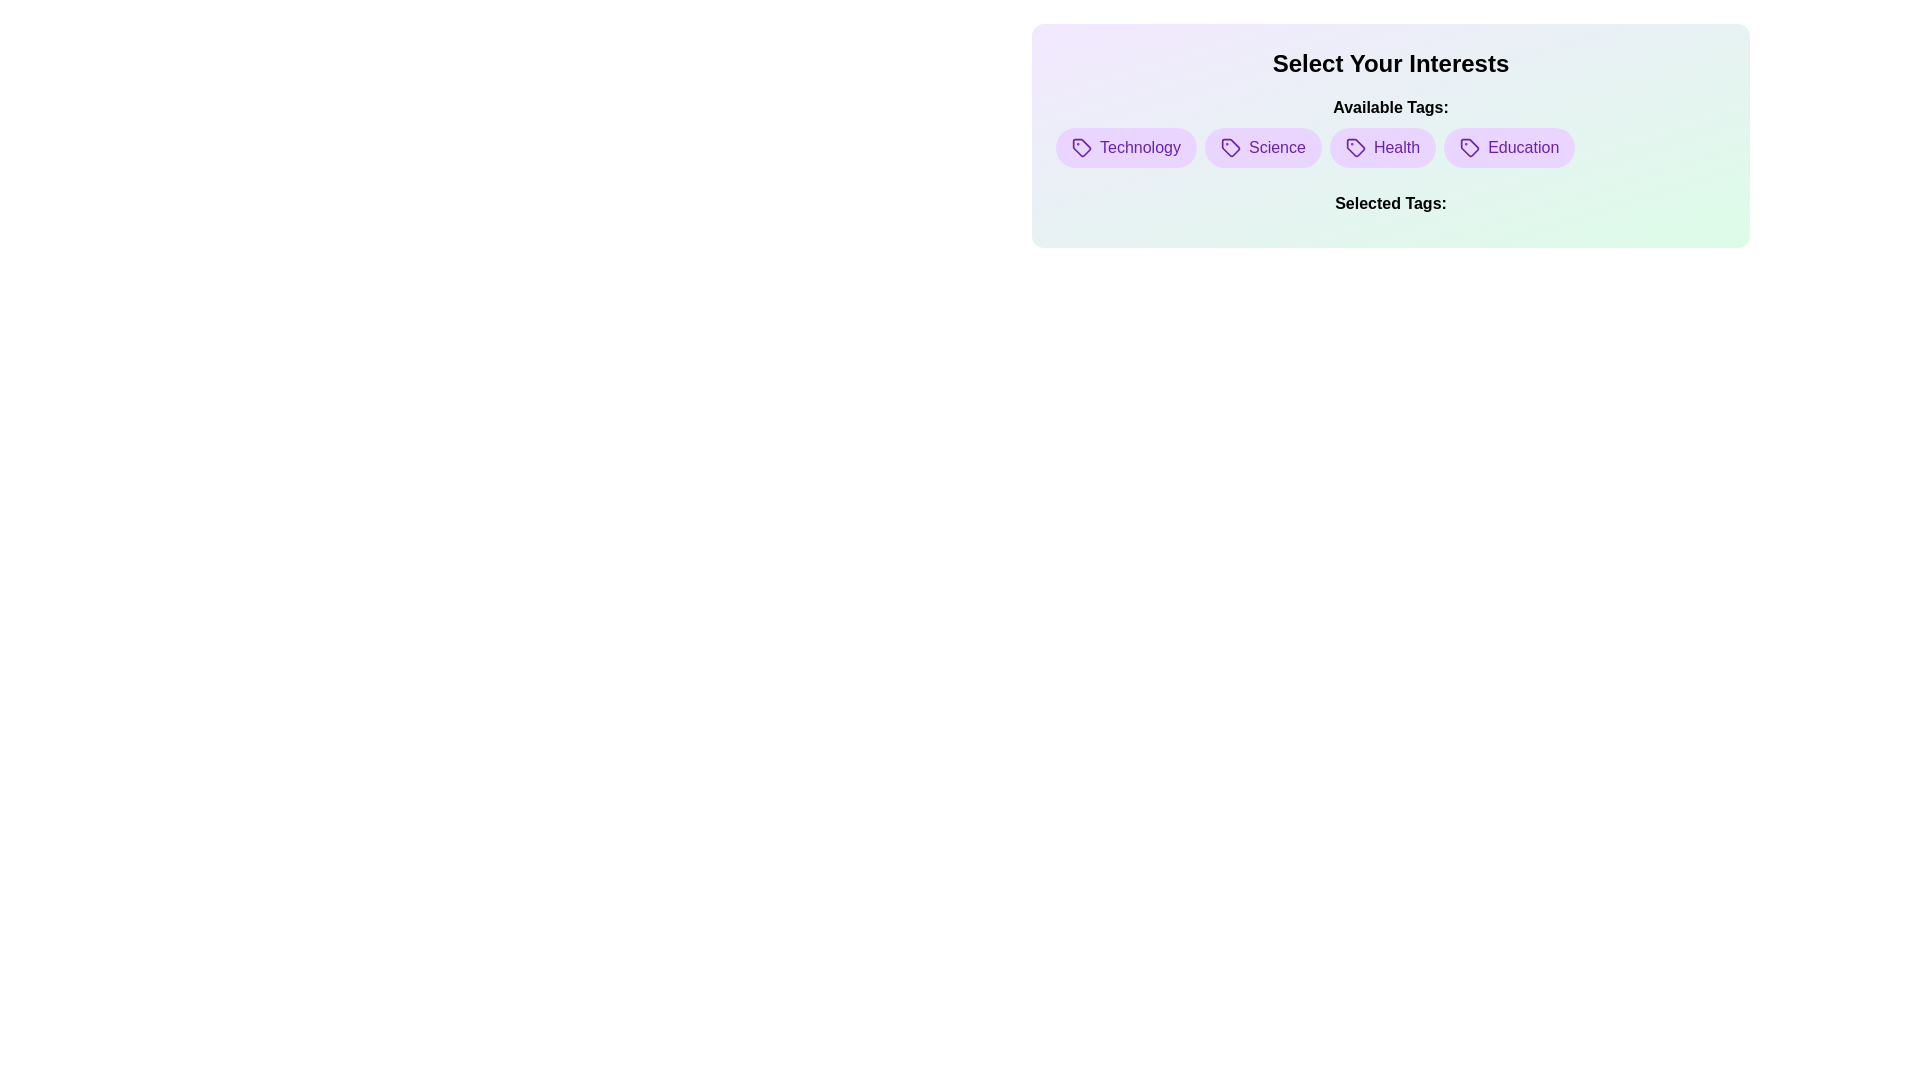 The image size is (1920, 1080). What do you see at coordinates (1381, 146) in the screenshot?
I see `the 'Health' tag, which is the third item in a horizontal list of categories including 'Technology', 'Science', 'Health', and 'Education'` at bounding box center [1381, 146].